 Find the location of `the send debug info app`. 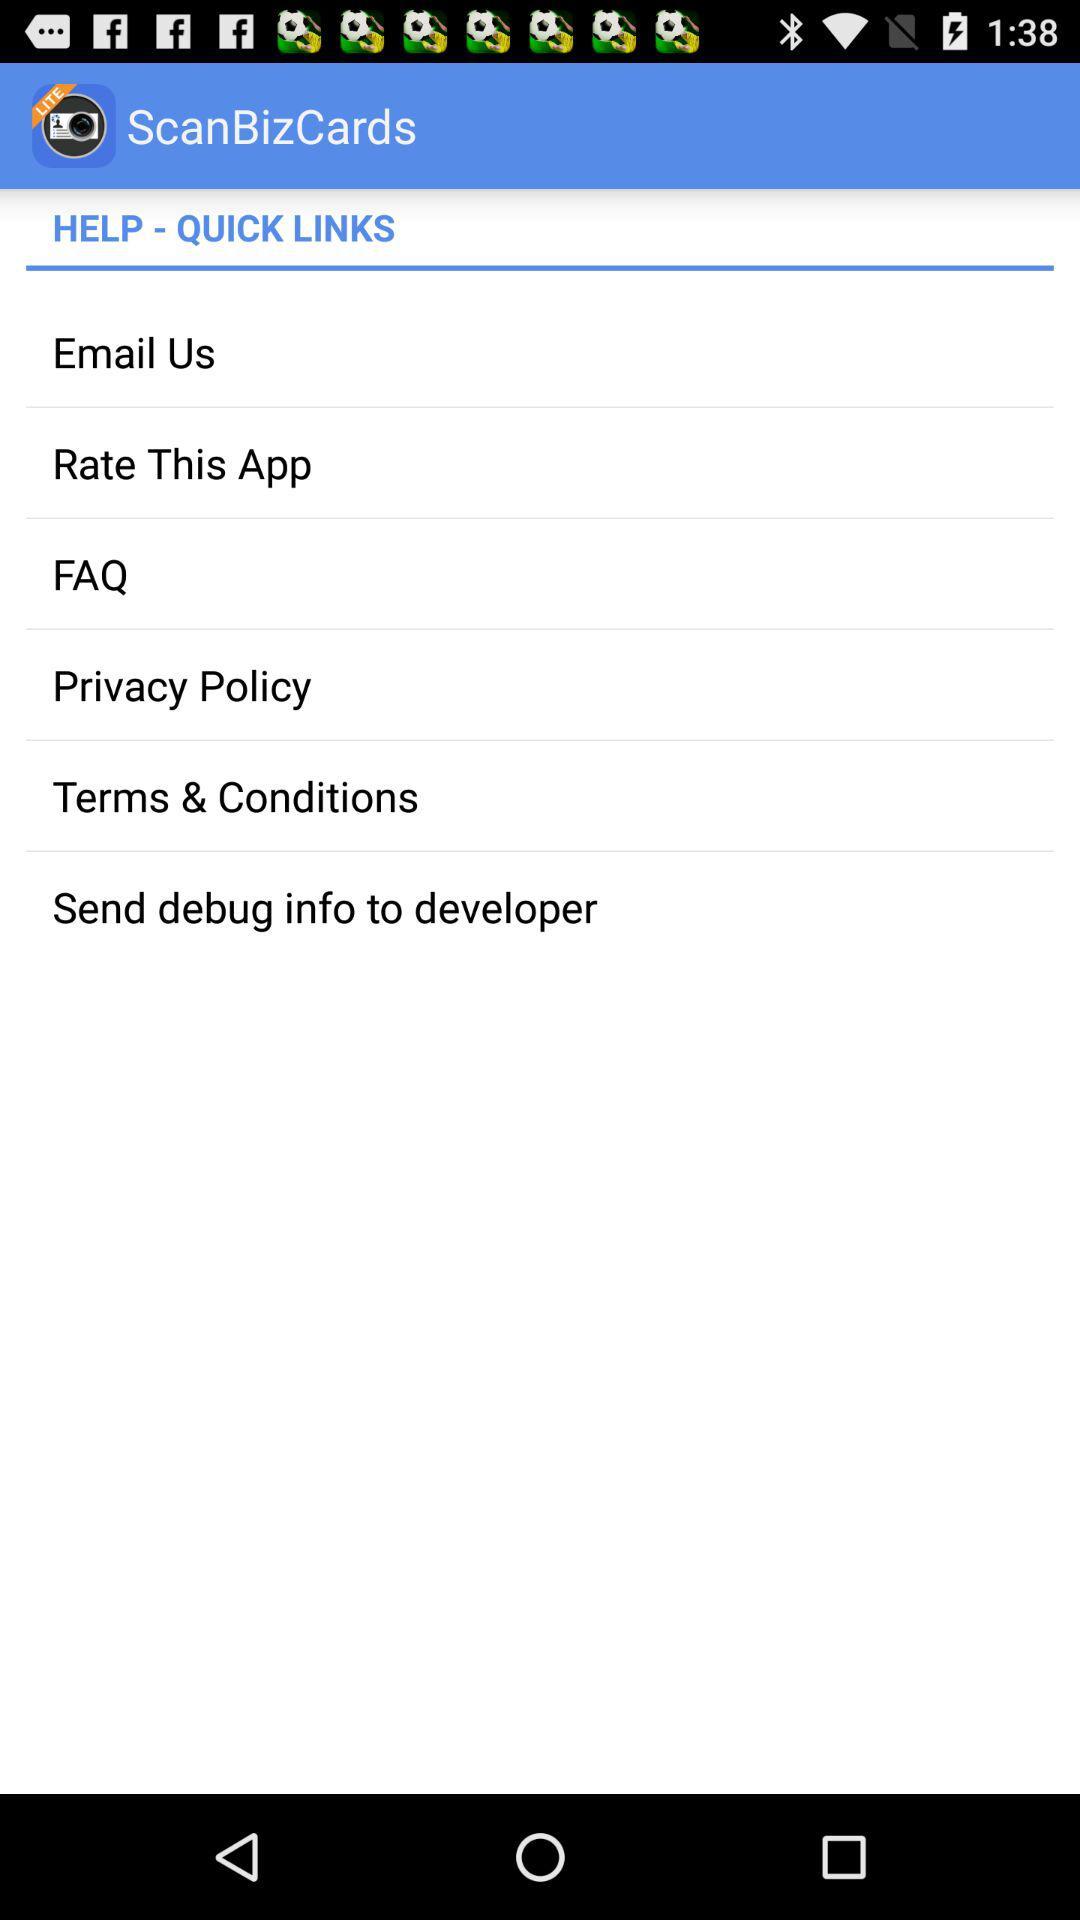

the send debug info app is located at coordinates (540, 905).